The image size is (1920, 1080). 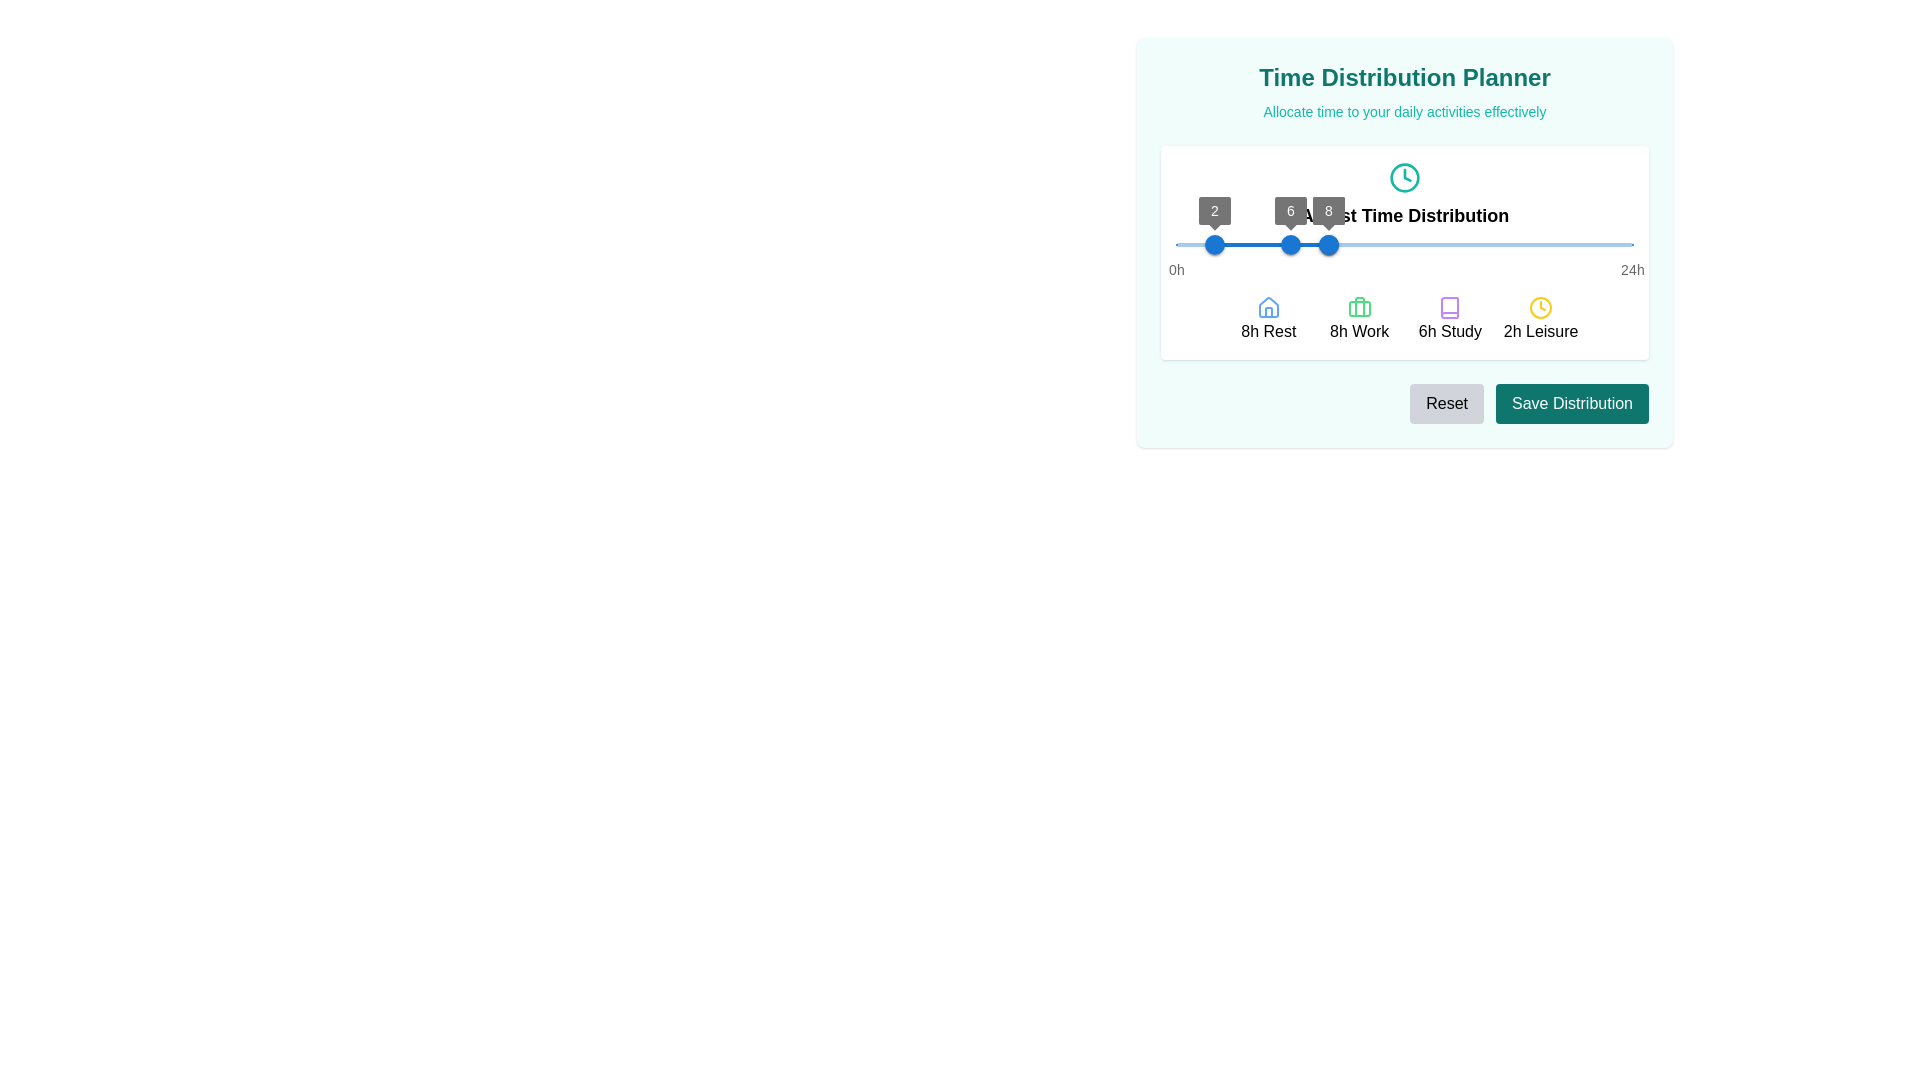 What do you see at coordinates (1311, 244) in the screenshot?
I see `the time slider` at bounding box center [1311, 244].